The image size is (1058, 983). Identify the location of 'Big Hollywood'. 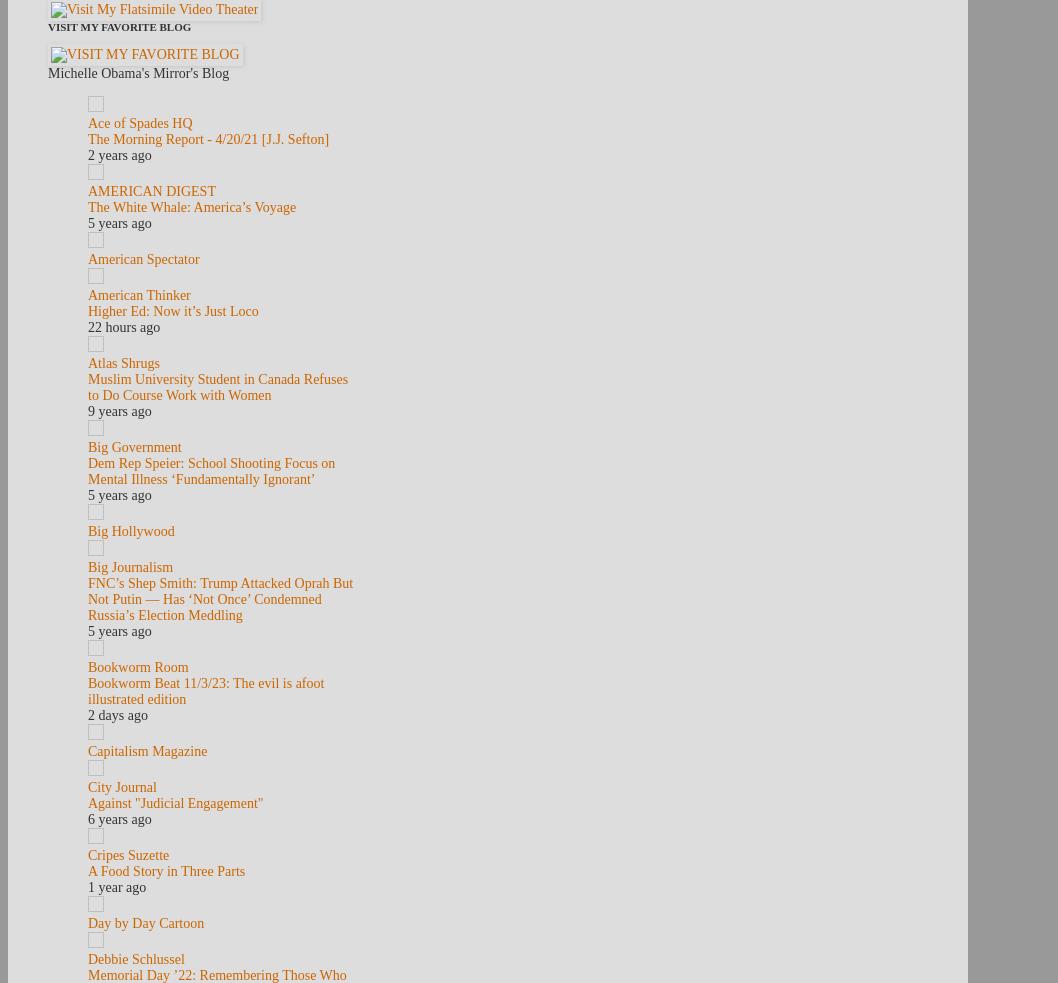
(129, 531).